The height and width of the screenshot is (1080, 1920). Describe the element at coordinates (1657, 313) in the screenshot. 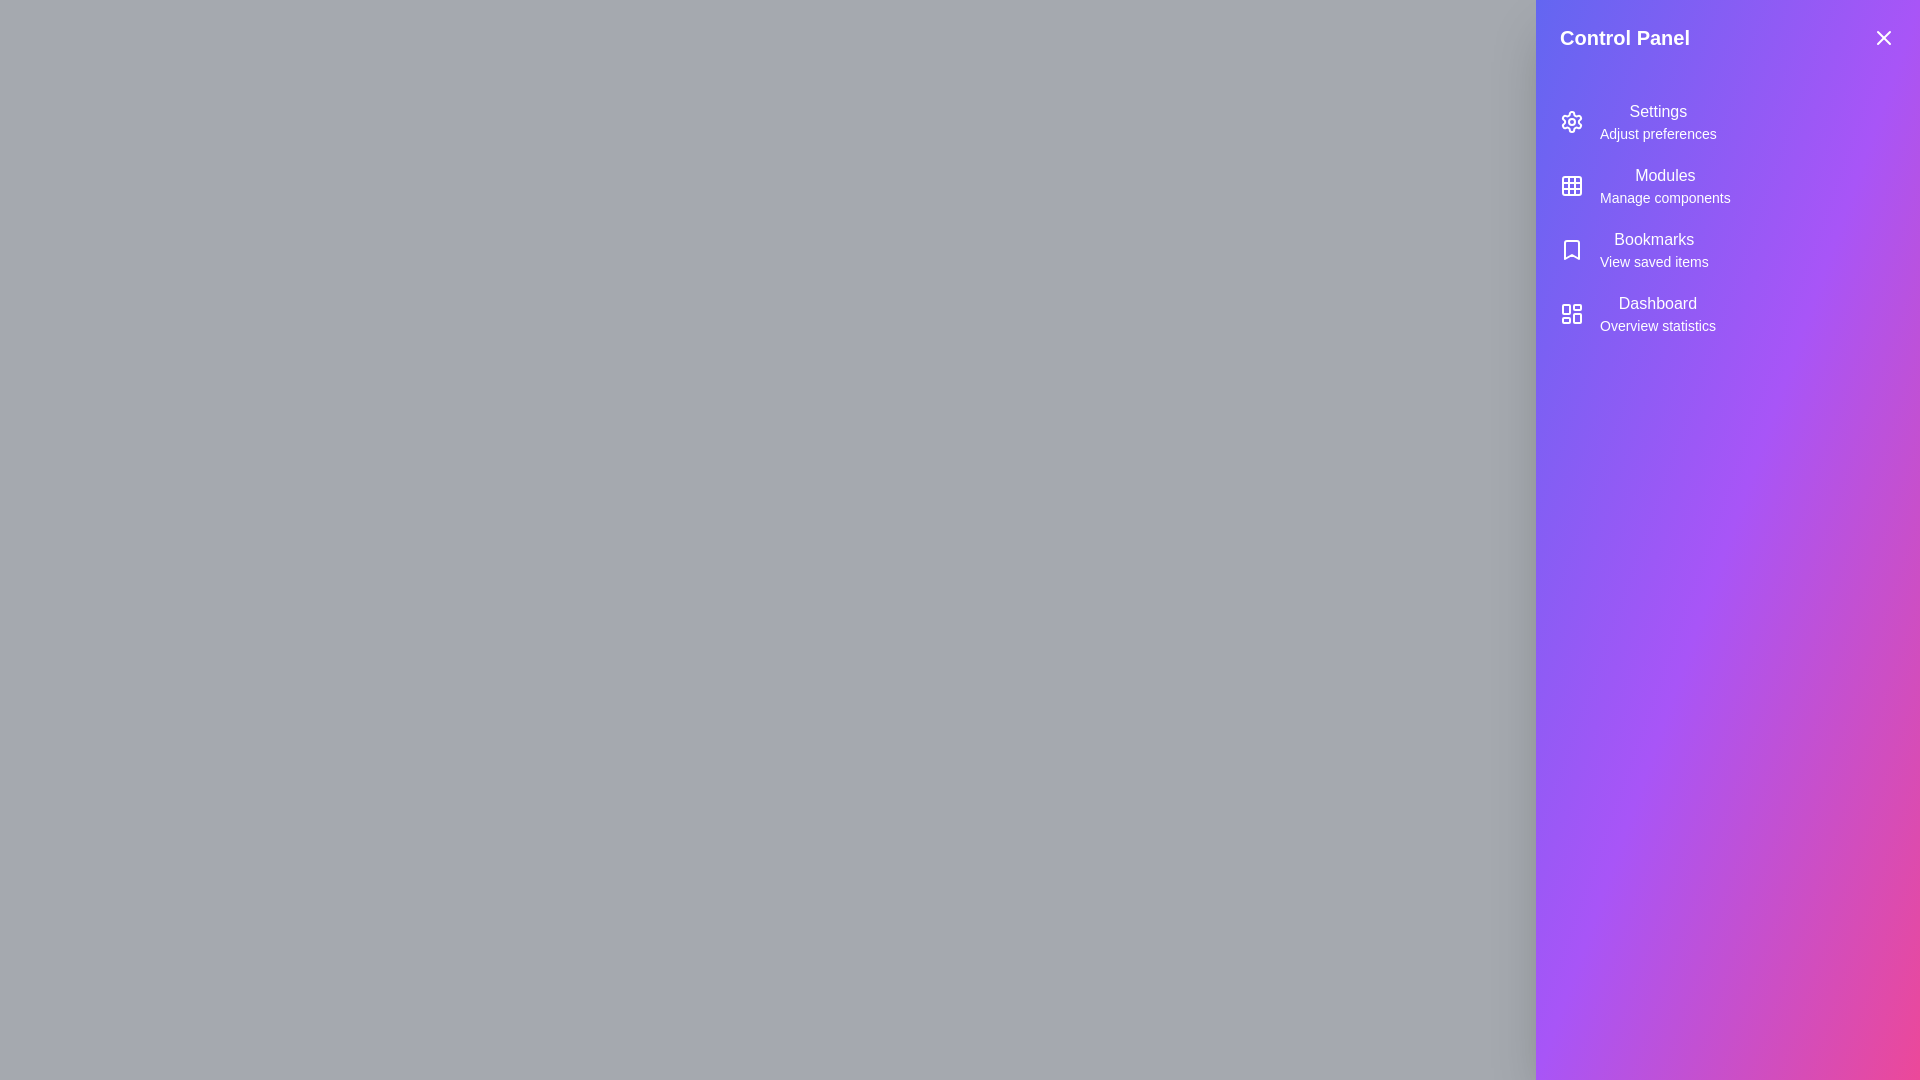

I see `the Text Element in the sidebar menu located under the 'Bookmarks' menu item` at that location.